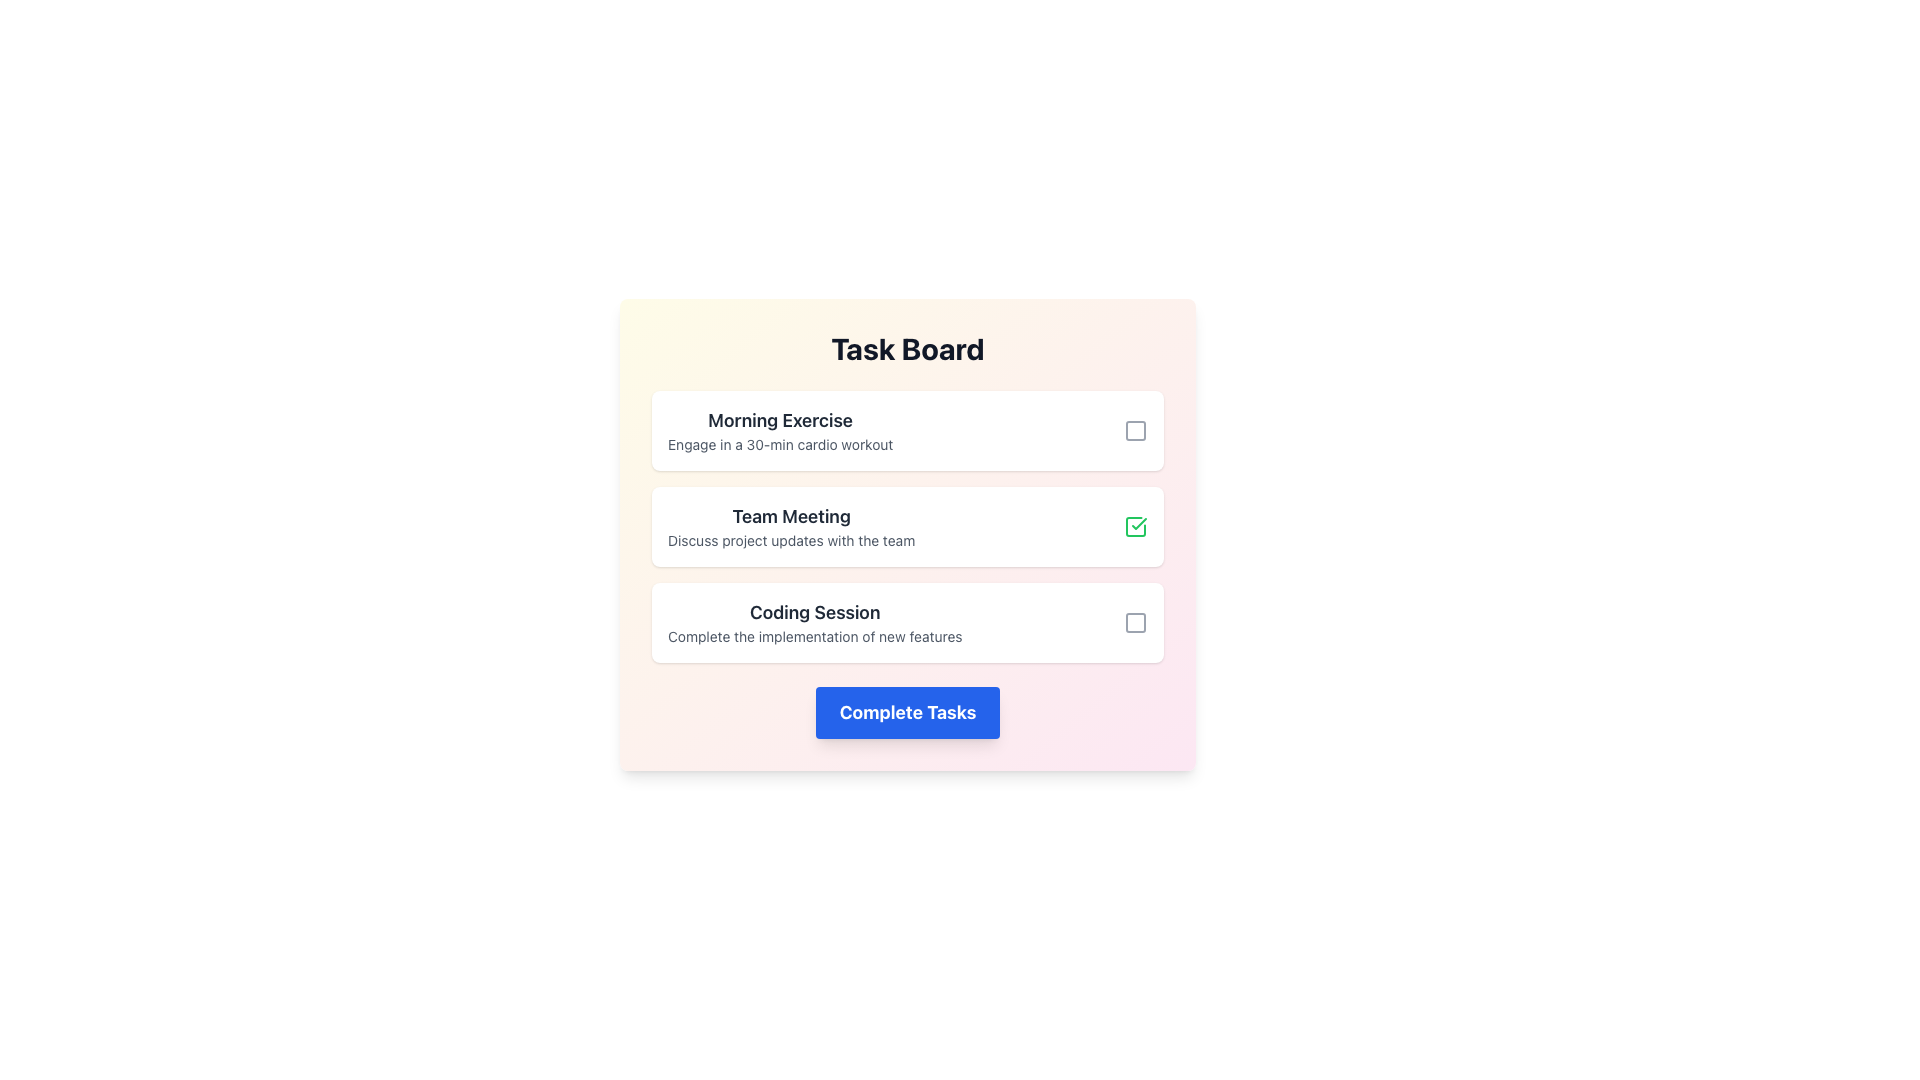 The image size is (1920, 1080). Describe the element at coordinates (779, 443) in the screenshot. I see `the informational text element that provides additional context for the 'Morning Exercise' task, located directly underneath the heading in the task list interface` at that location.